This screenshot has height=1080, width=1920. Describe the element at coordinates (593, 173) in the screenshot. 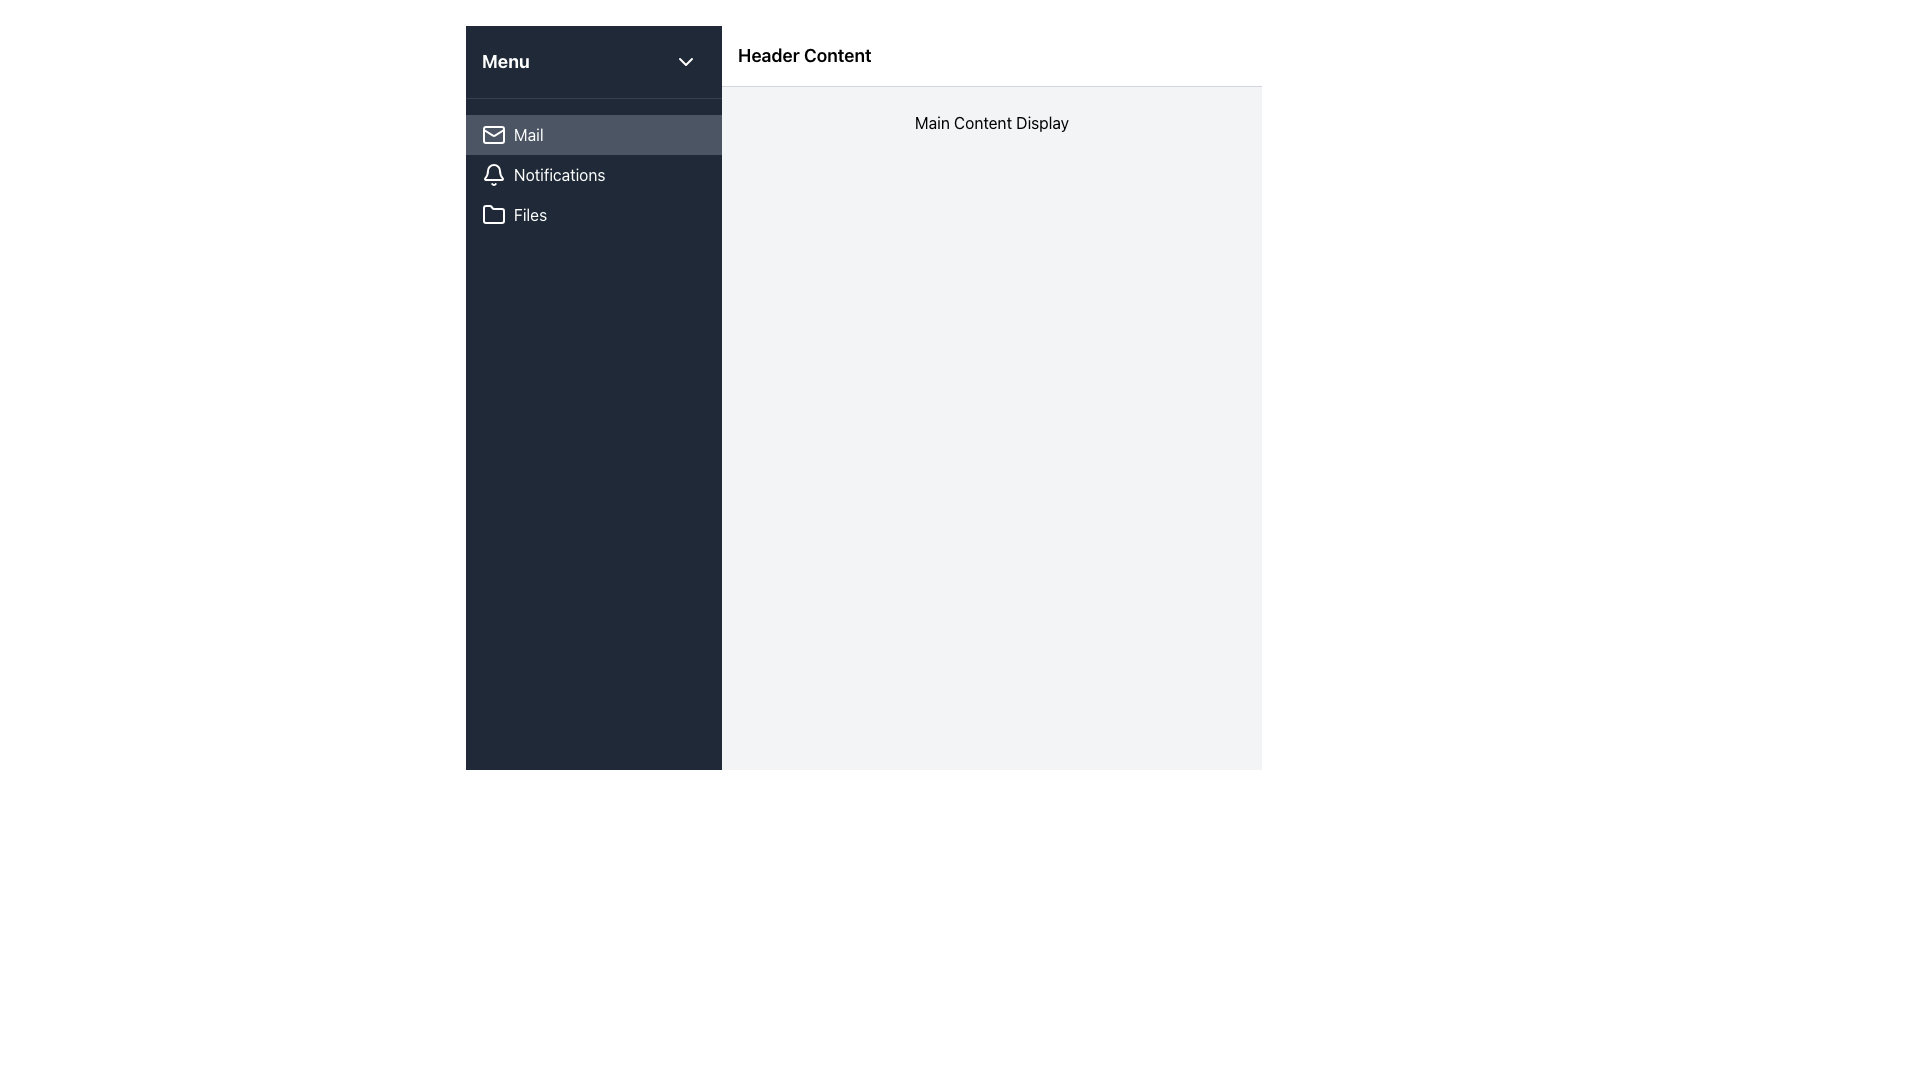

I see `the 'Notifications' menu item in the vertical navigation bar` at that location.